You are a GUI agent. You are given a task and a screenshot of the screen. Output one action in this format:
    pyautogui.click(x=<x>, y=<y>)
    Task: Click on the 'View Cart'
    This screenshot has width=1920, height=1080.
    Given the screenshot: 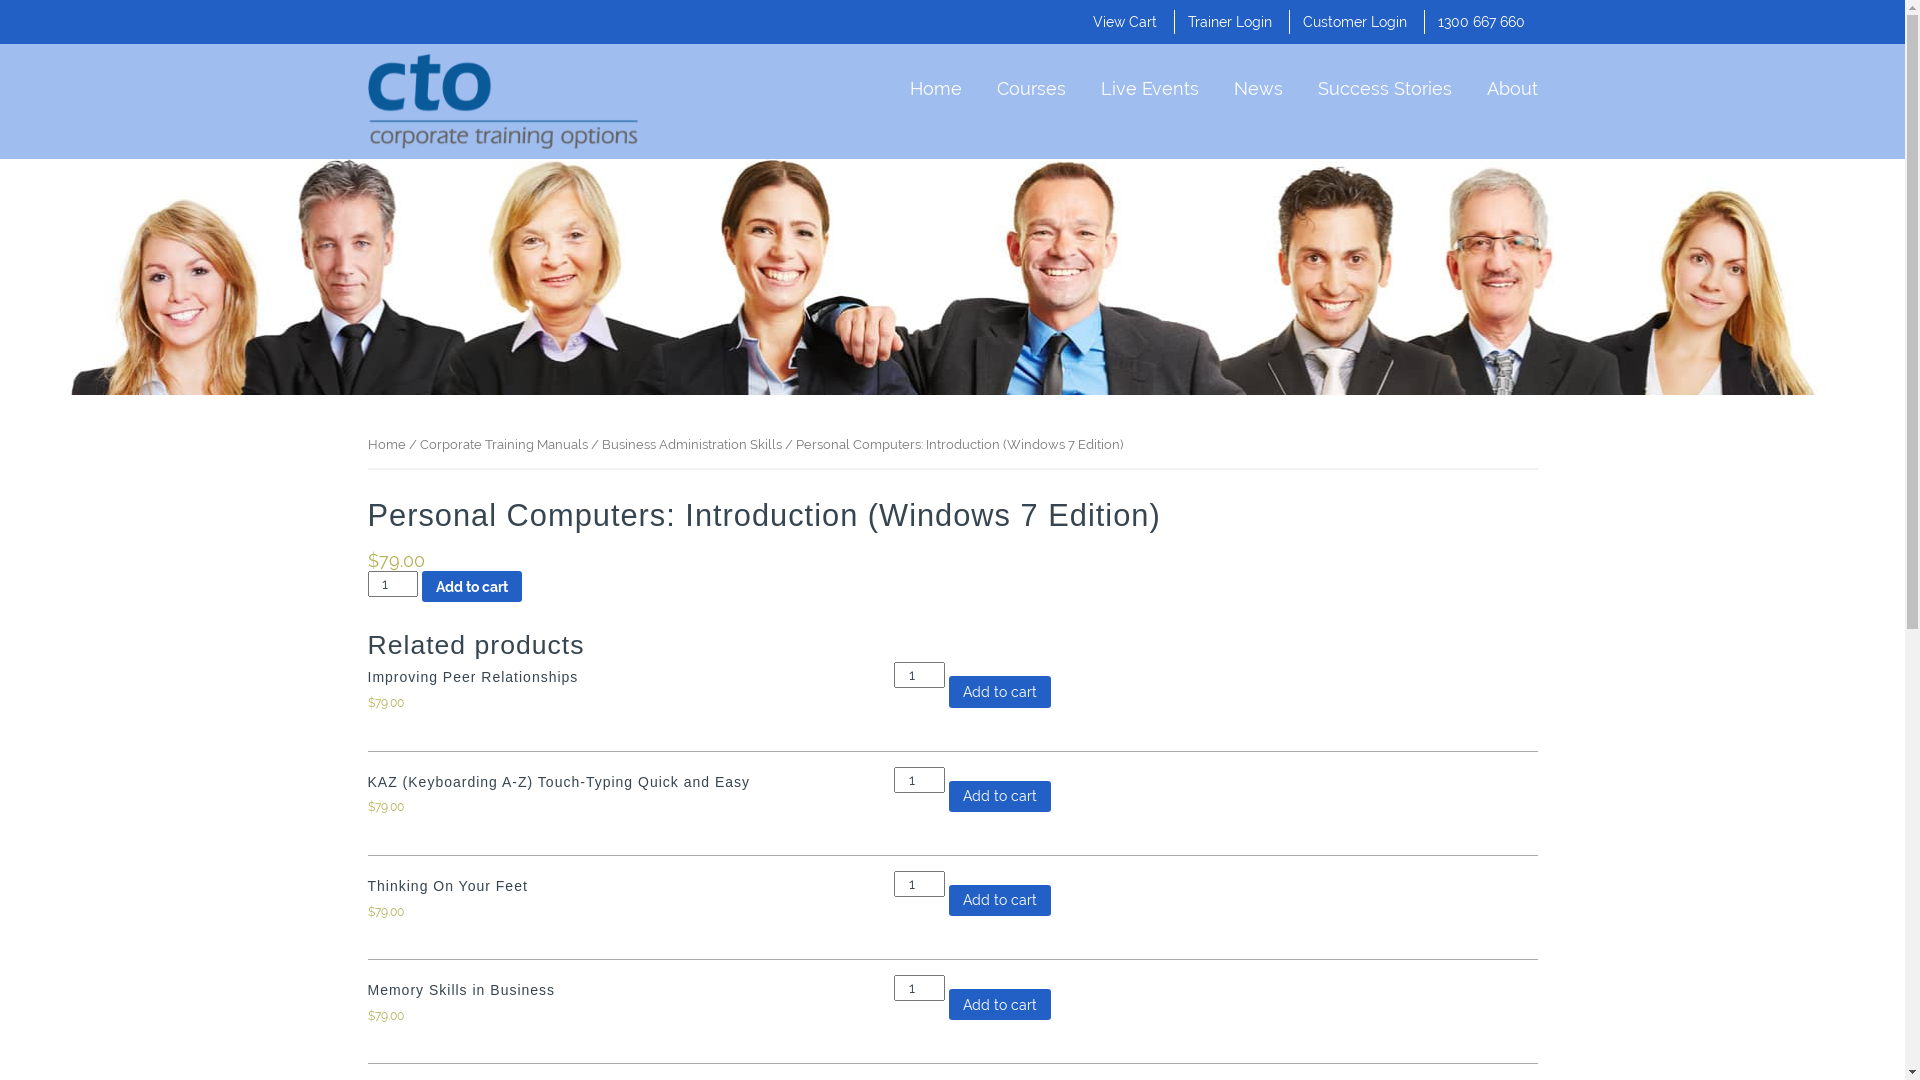 What is the action you would take?
    pyautogui.click(x=1123, y=22)
    